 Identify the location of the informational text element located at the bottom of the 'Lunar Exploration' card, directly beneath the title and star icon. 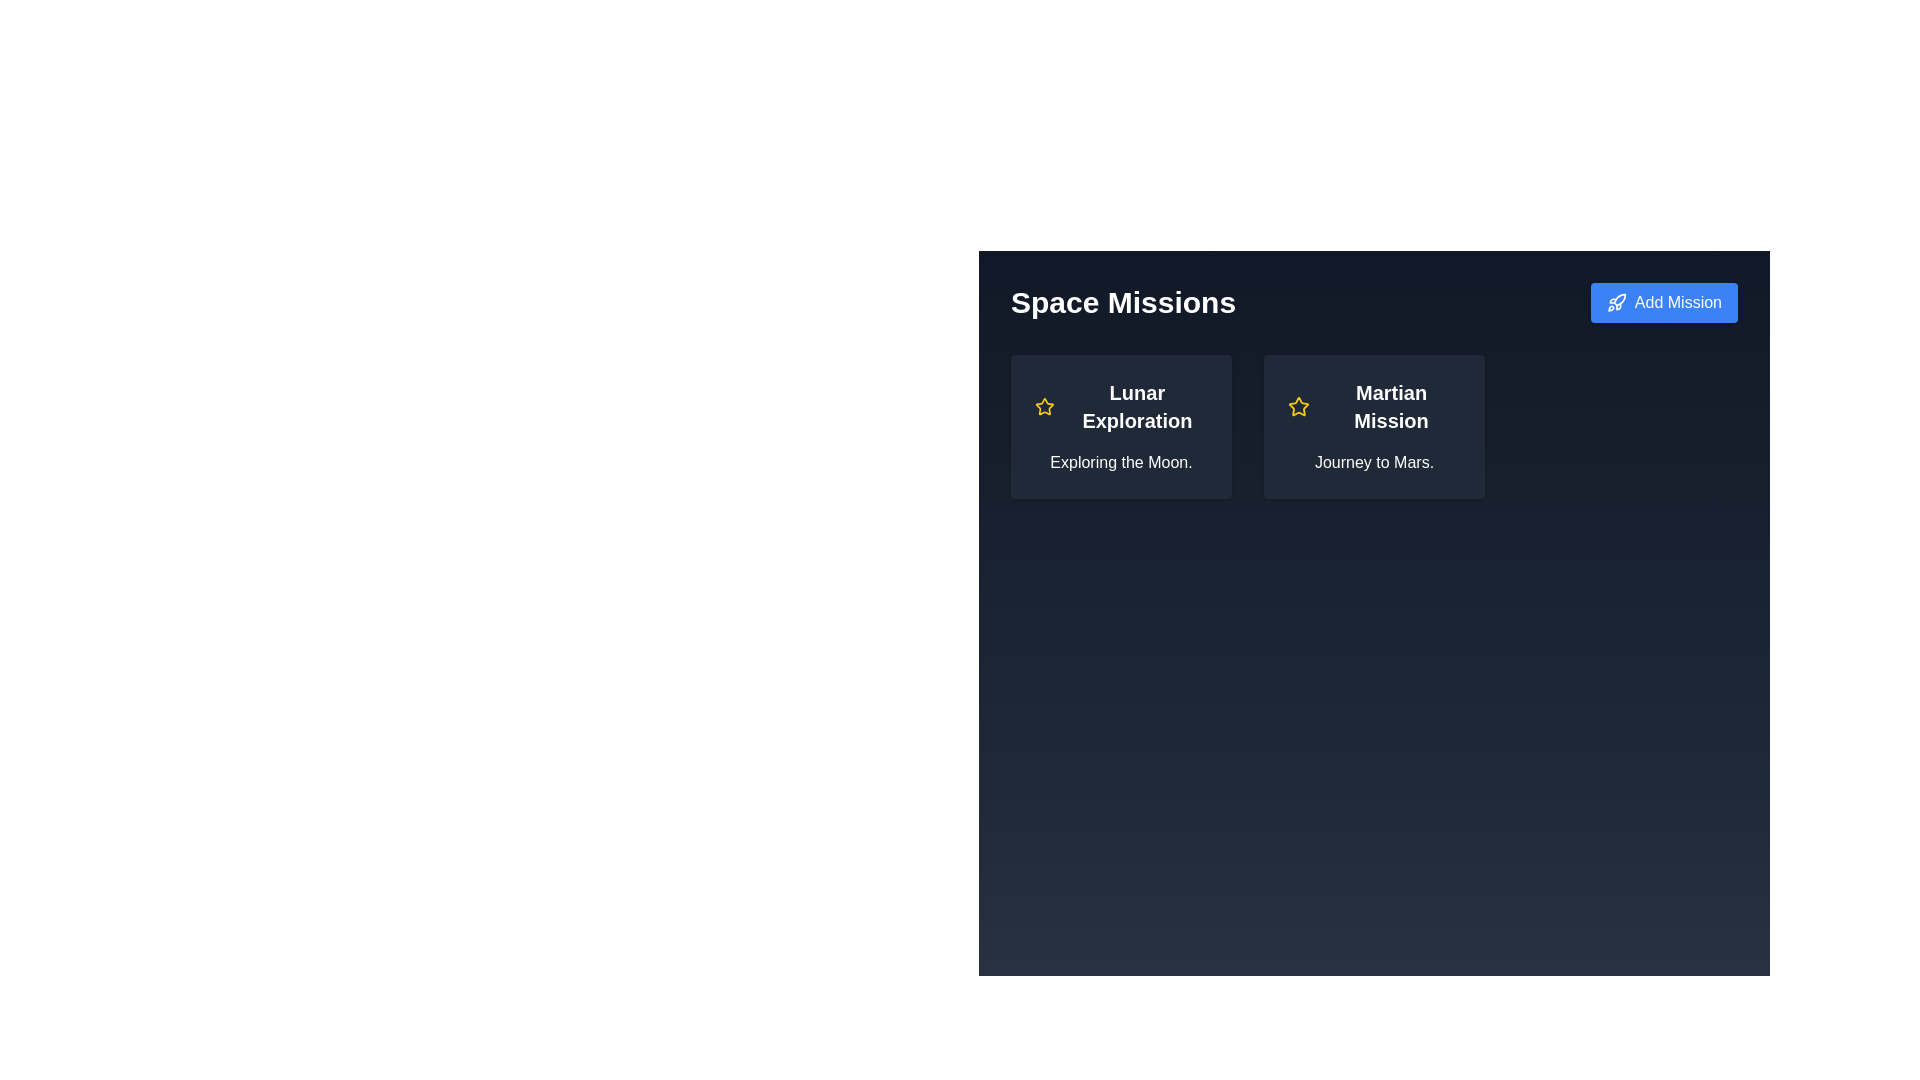
(1121, 462).